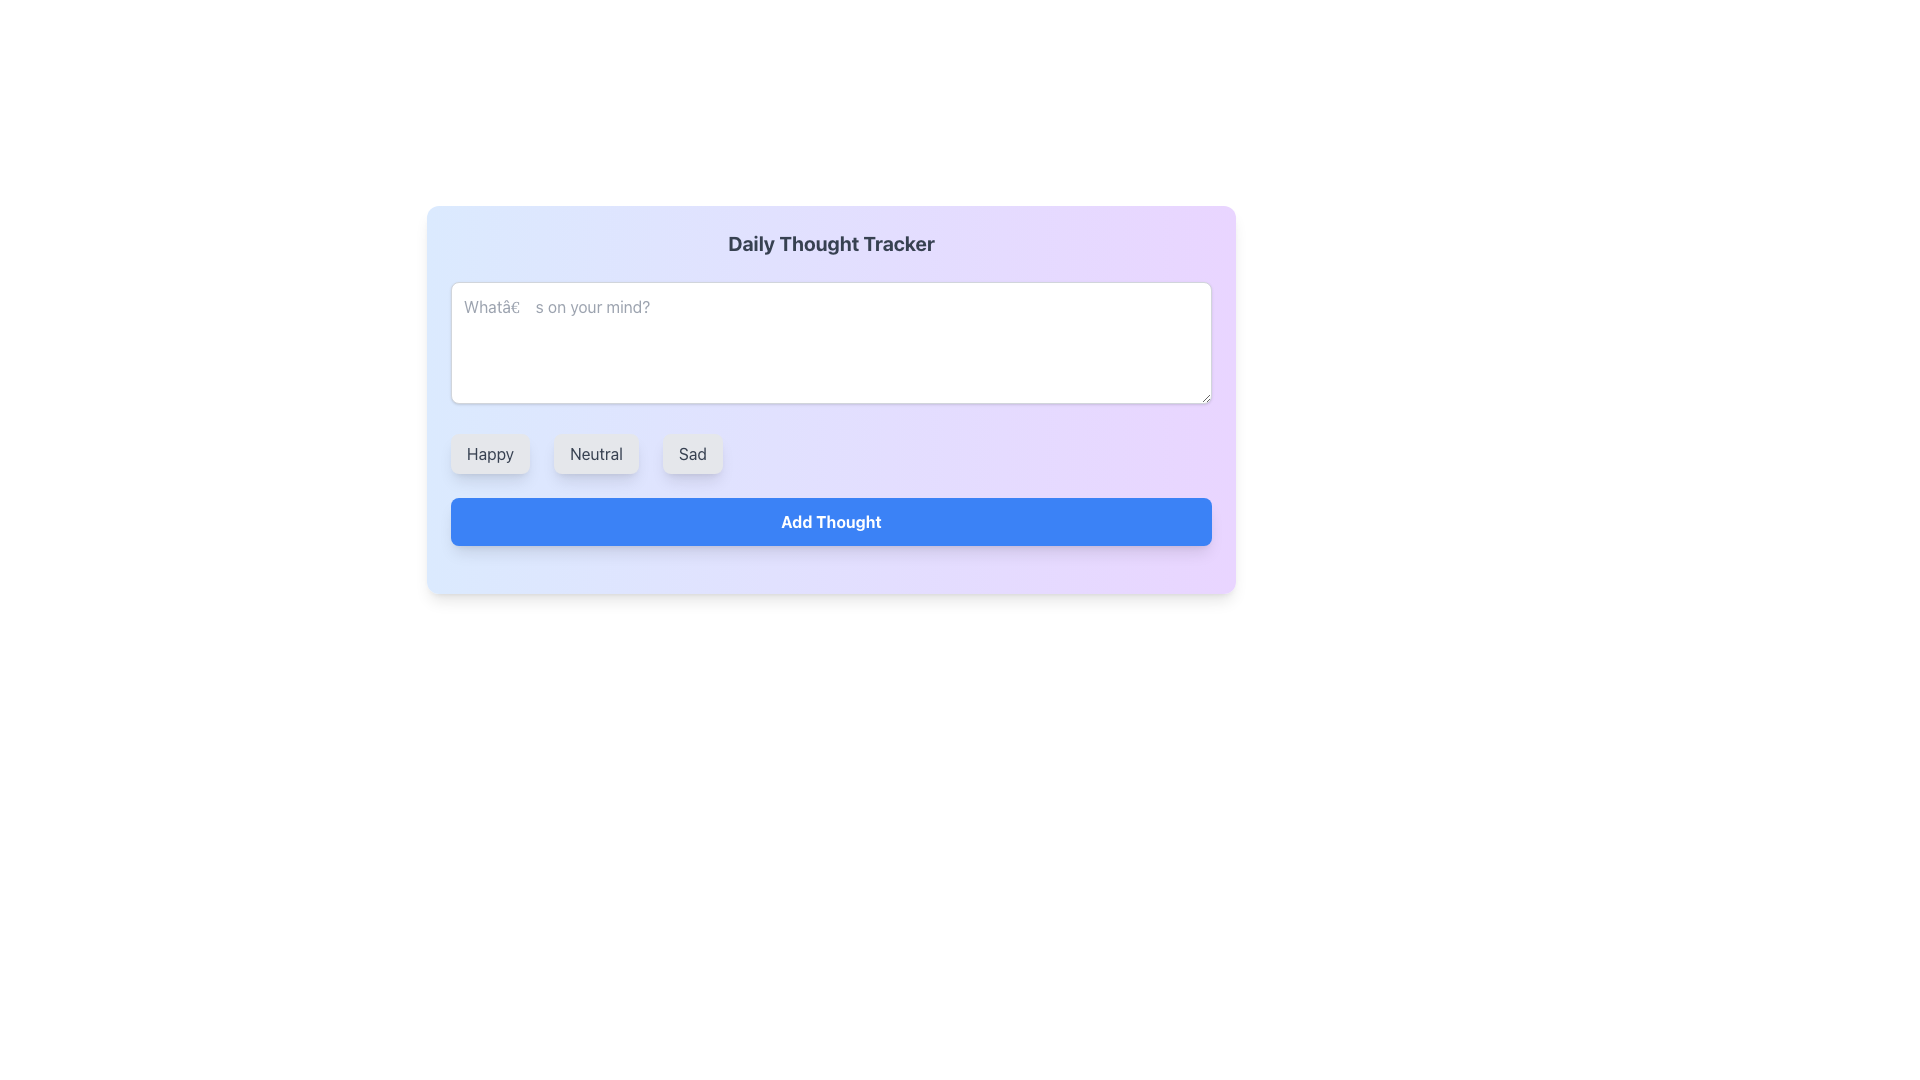  What do you see at coordinates (490, 454) in the screenshot?
I see `the 'Happy' button located directly below the 'What's on your mind?' input textbox` at bounding box center [490, 454].